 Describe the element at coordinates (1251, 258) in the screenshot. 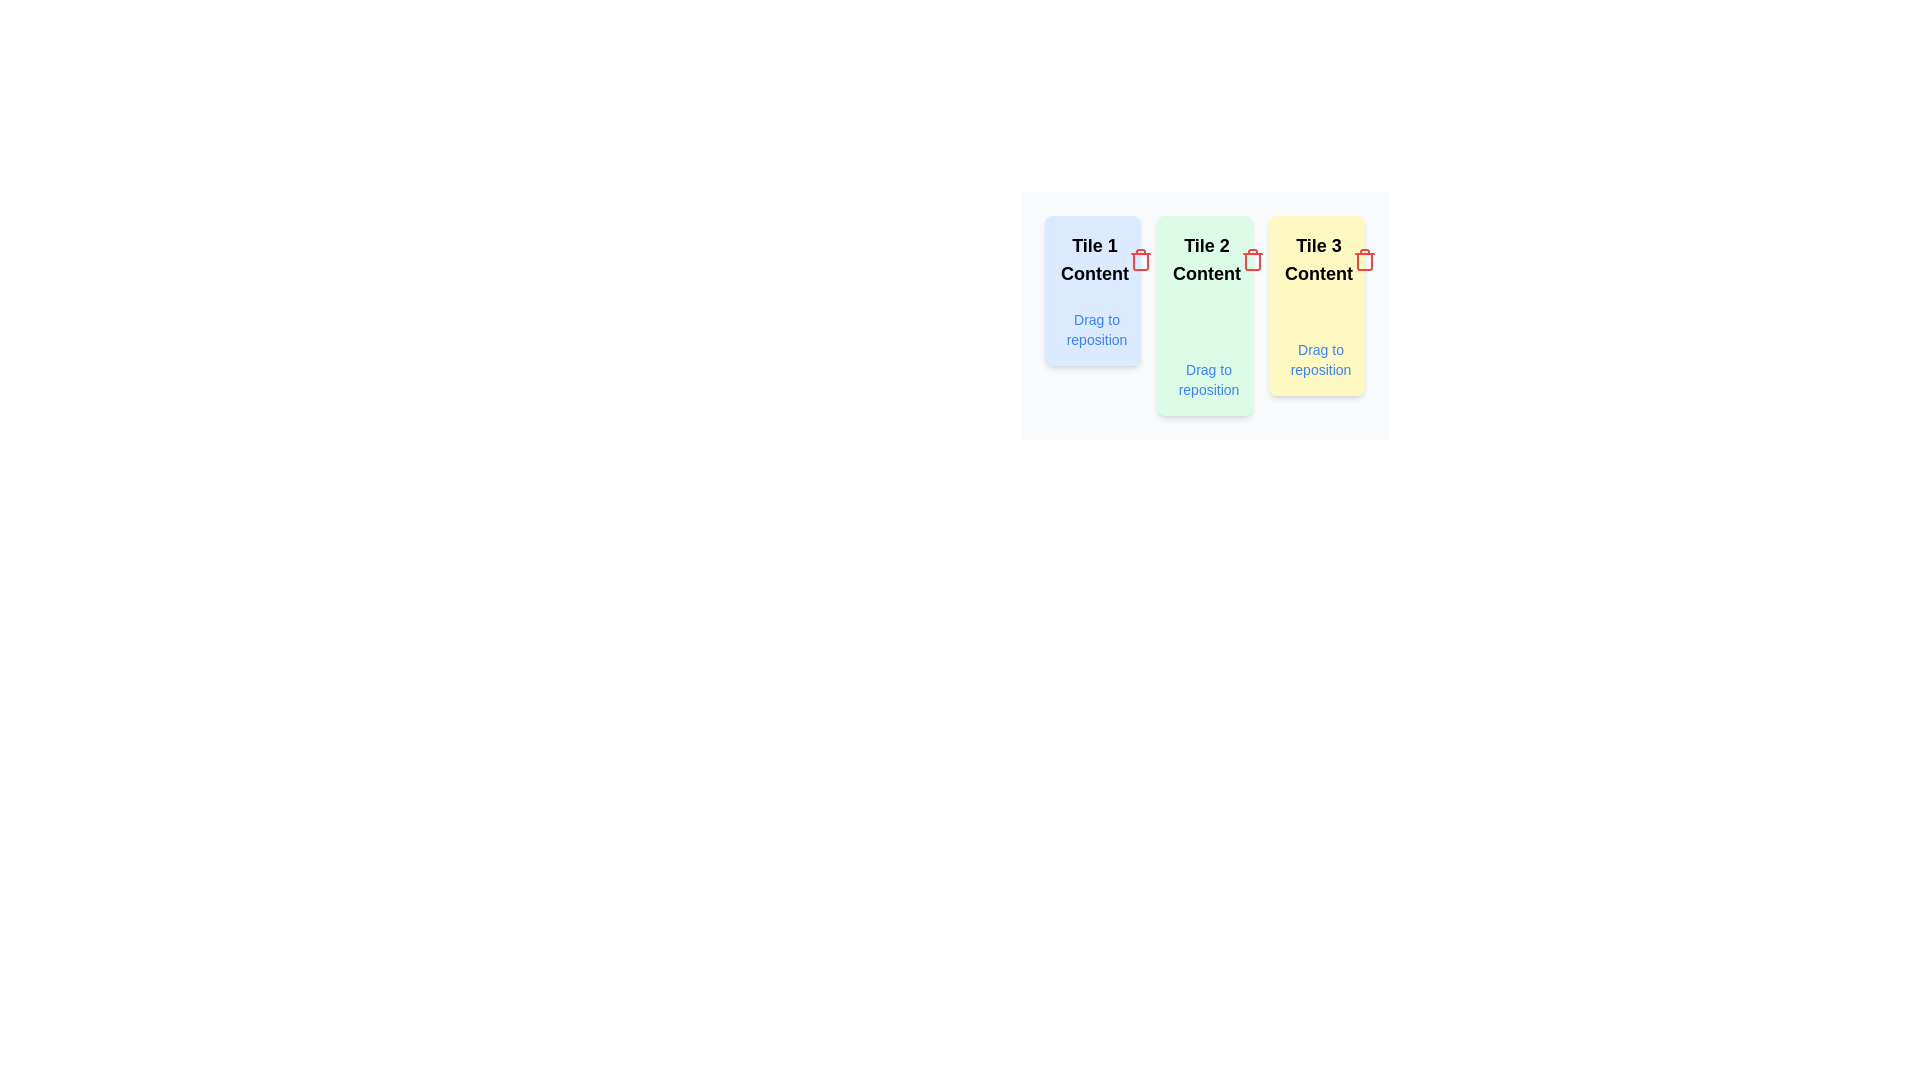

I see `the delete button located in the top-right corner of the 'Tile 2 Content' card` at that location.